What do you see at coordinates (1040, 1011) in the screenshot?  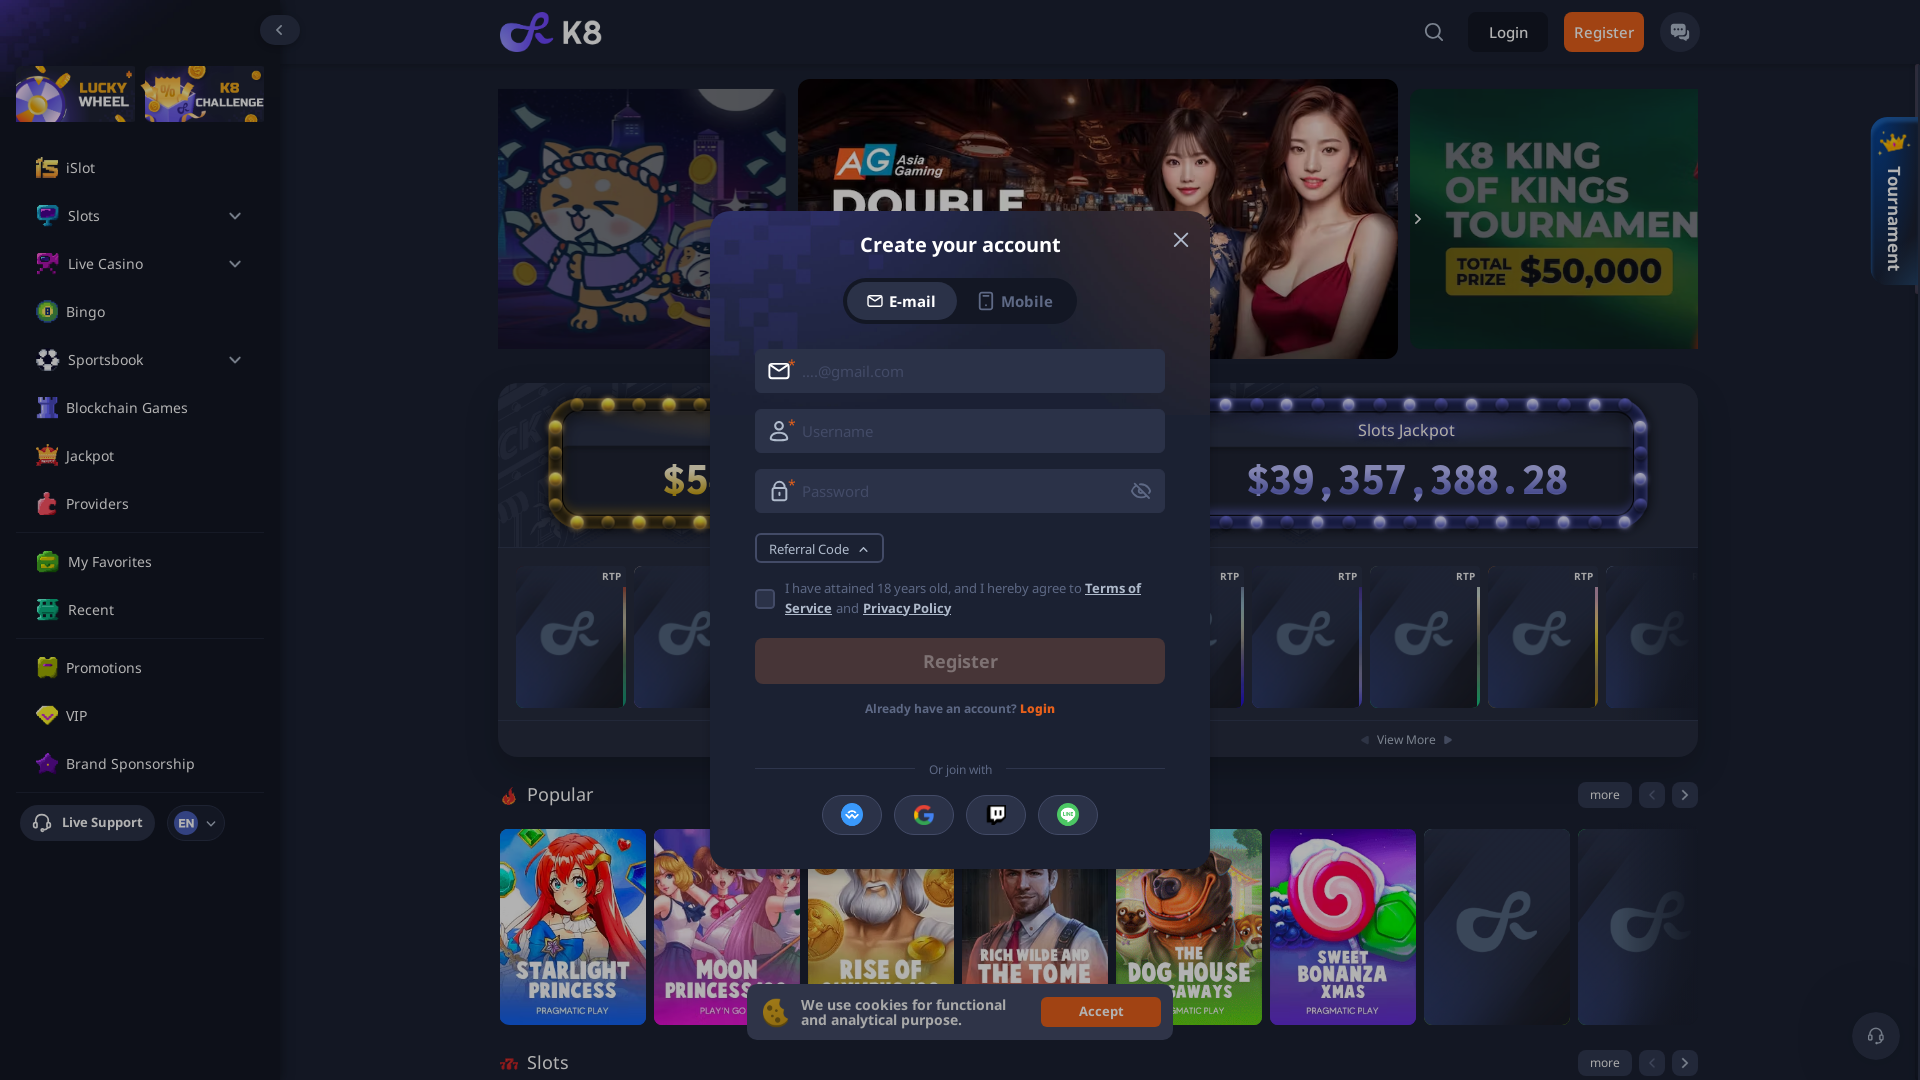 I see `'Accept'` at bounding box center [1040, 1011].